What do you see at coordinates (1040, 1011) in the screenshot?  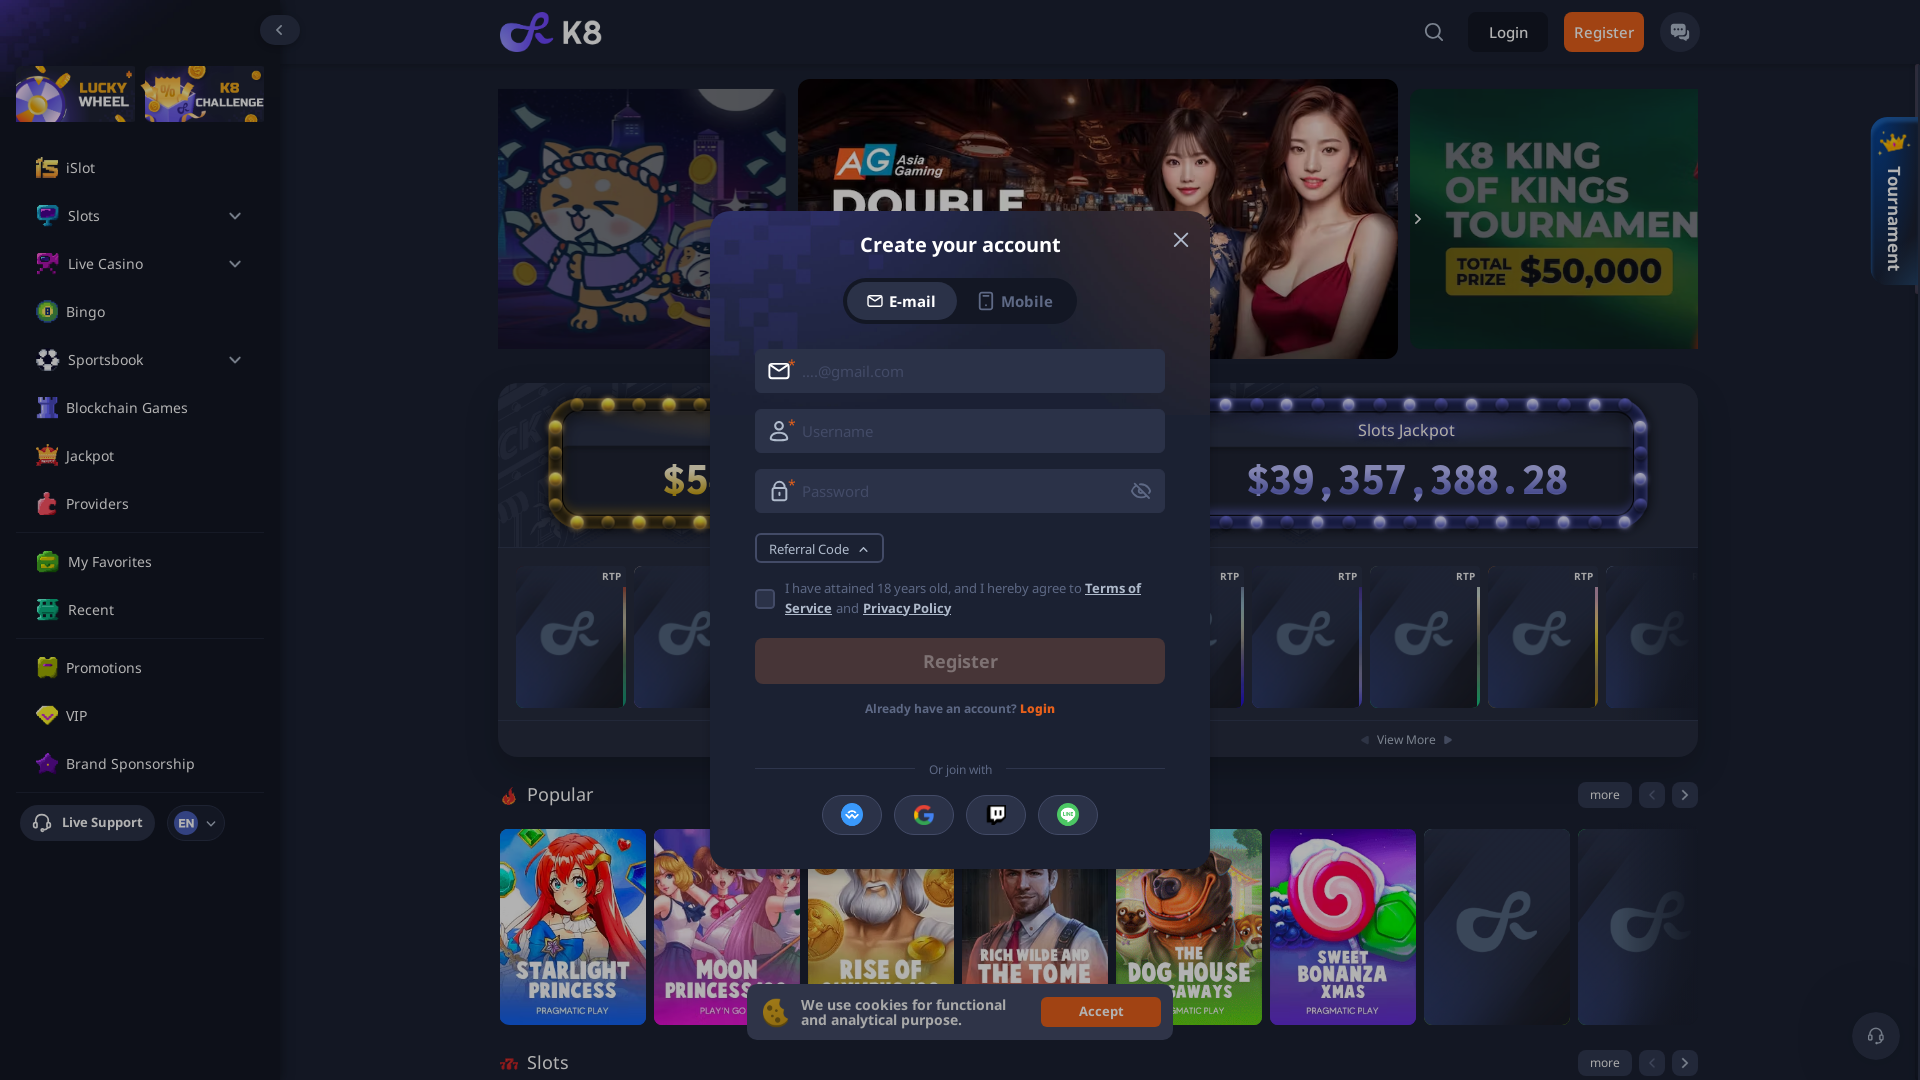 I see `'Accept'` at bounding box center [1040, 1011].